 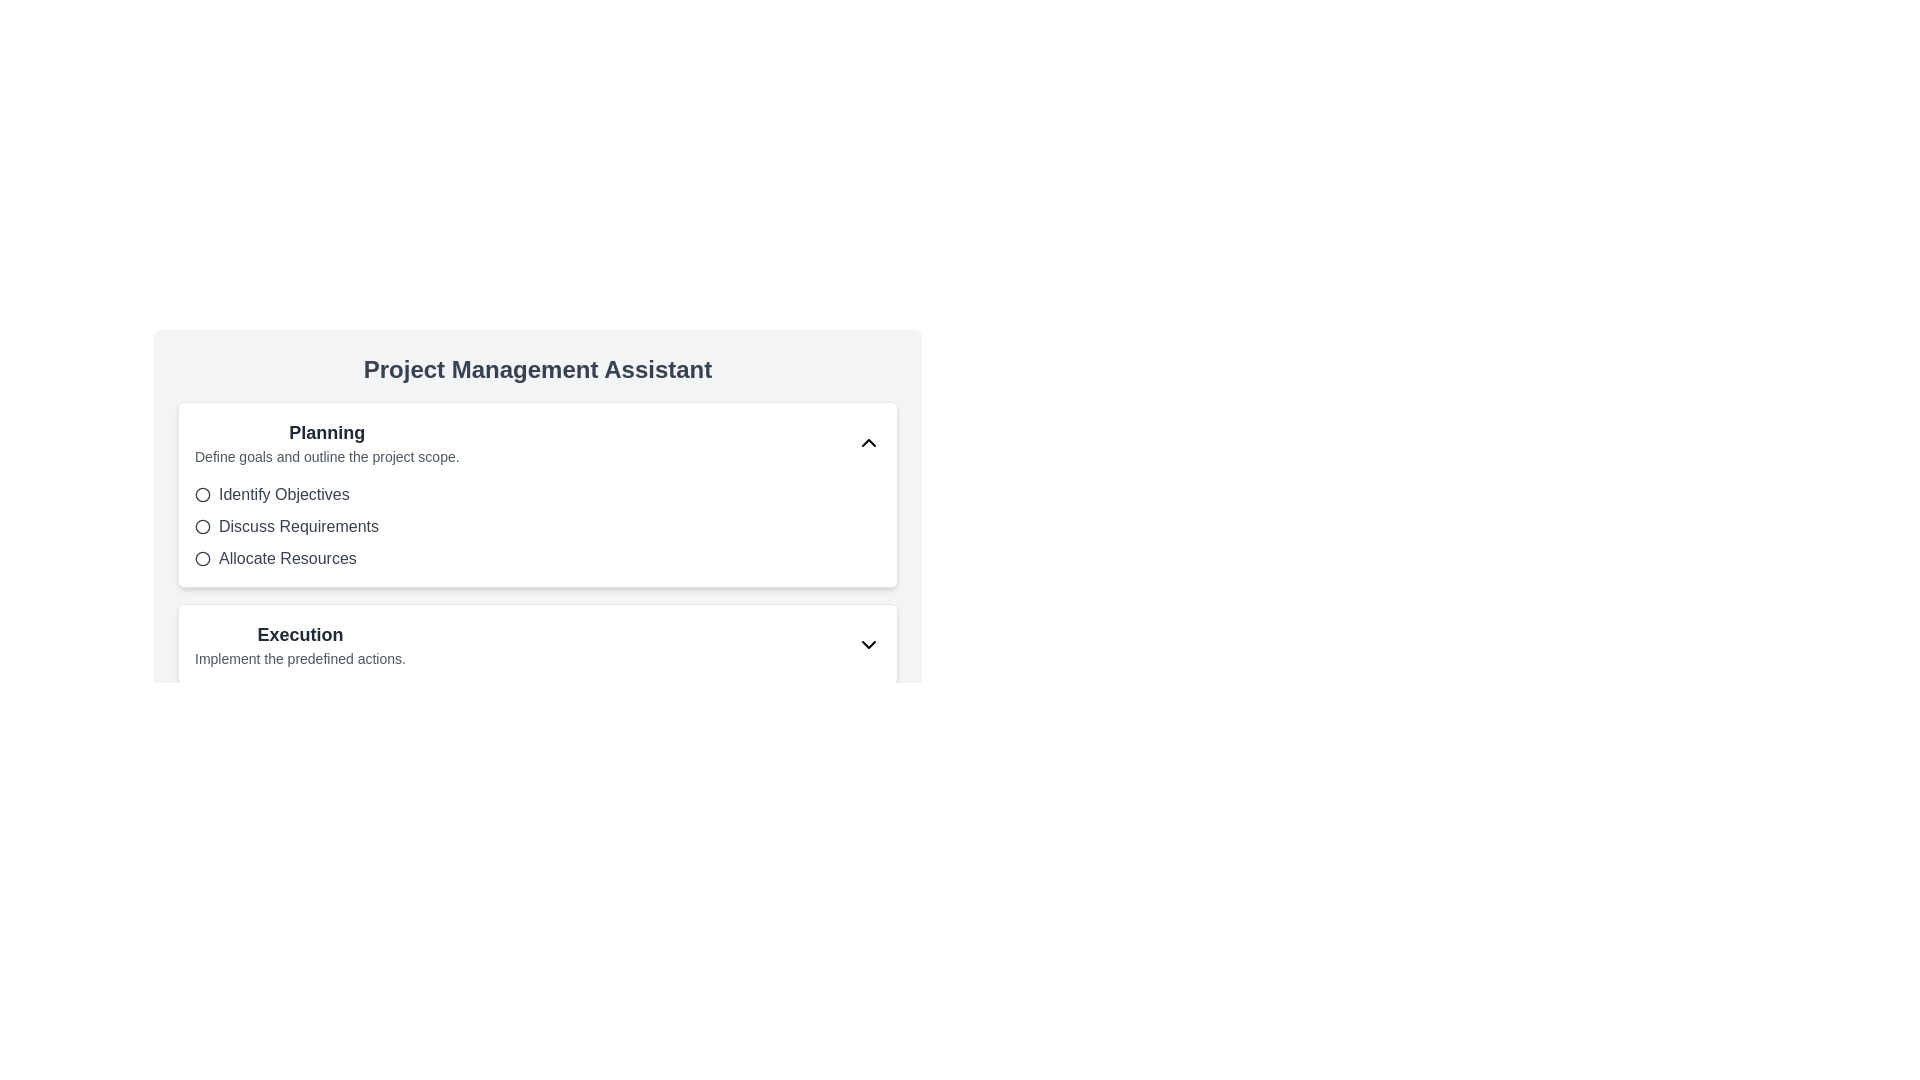 I want to click on the Text label located in the 'Execution' subsection, which provides context or guidance related to the execution actions, so click(x=299, y=659).